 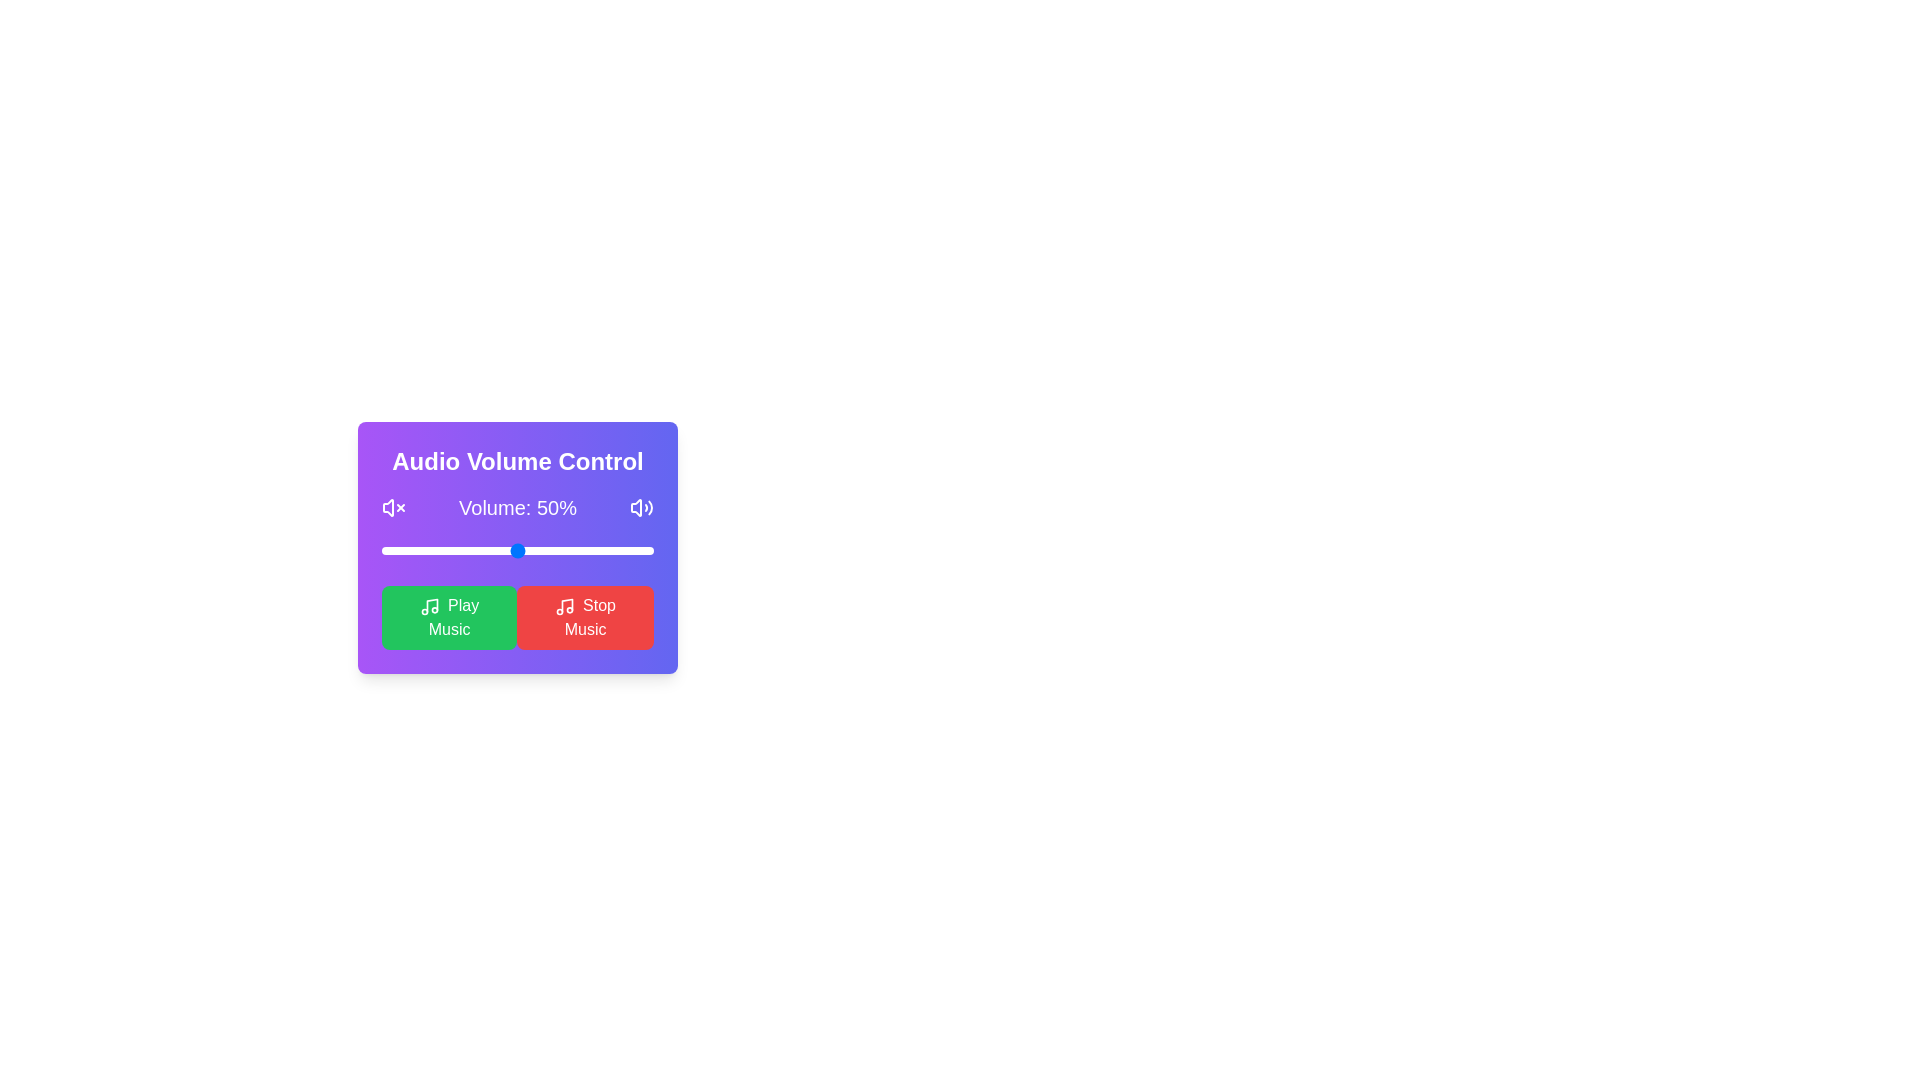 What do you see at coordinates (564, 605) in the screenshot?
I see `the music-related icon inside the 'Stop Music' button, which is located in the lower section of the purple panel titled 'Audio Volume Control'` at bounding box center [564, 605].